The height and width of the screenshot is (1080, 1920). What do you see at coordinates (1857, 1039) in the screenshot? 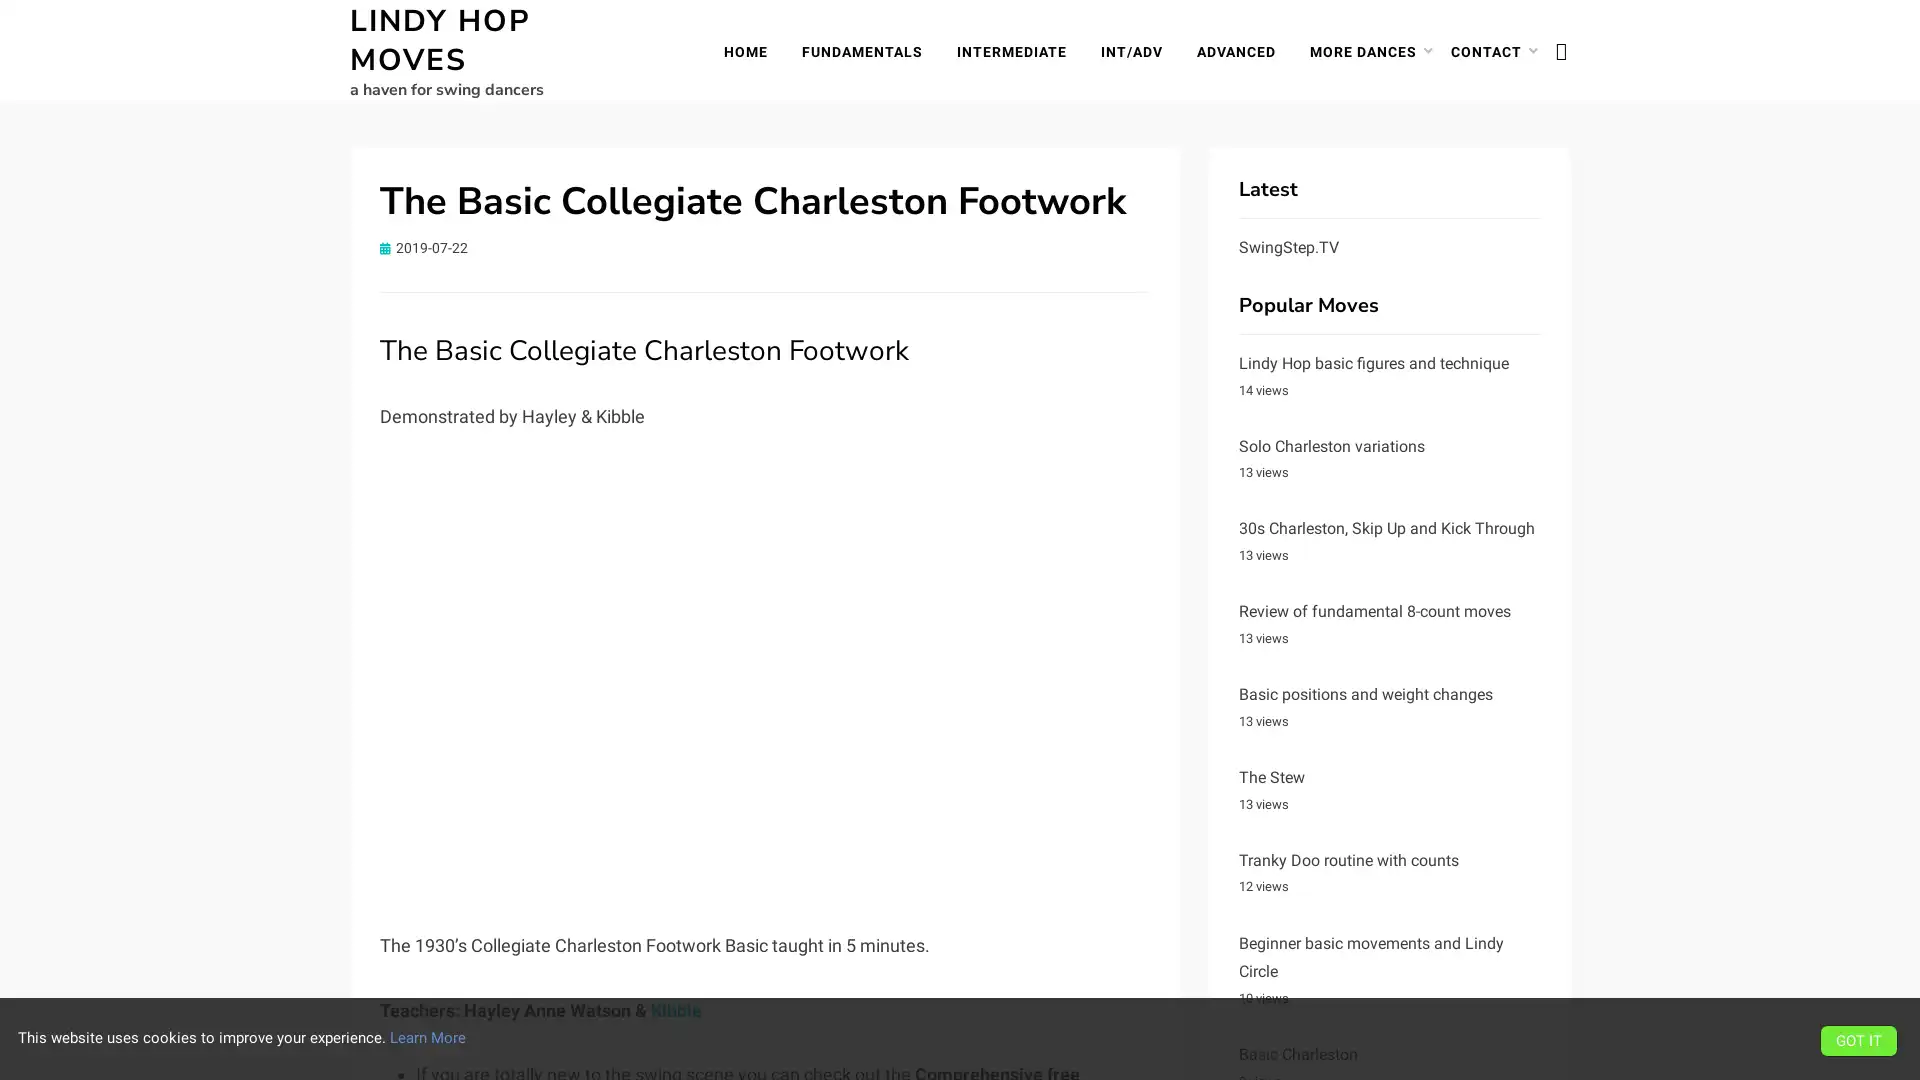
I see `GOT IT` at bounding box center [1857, 1039].